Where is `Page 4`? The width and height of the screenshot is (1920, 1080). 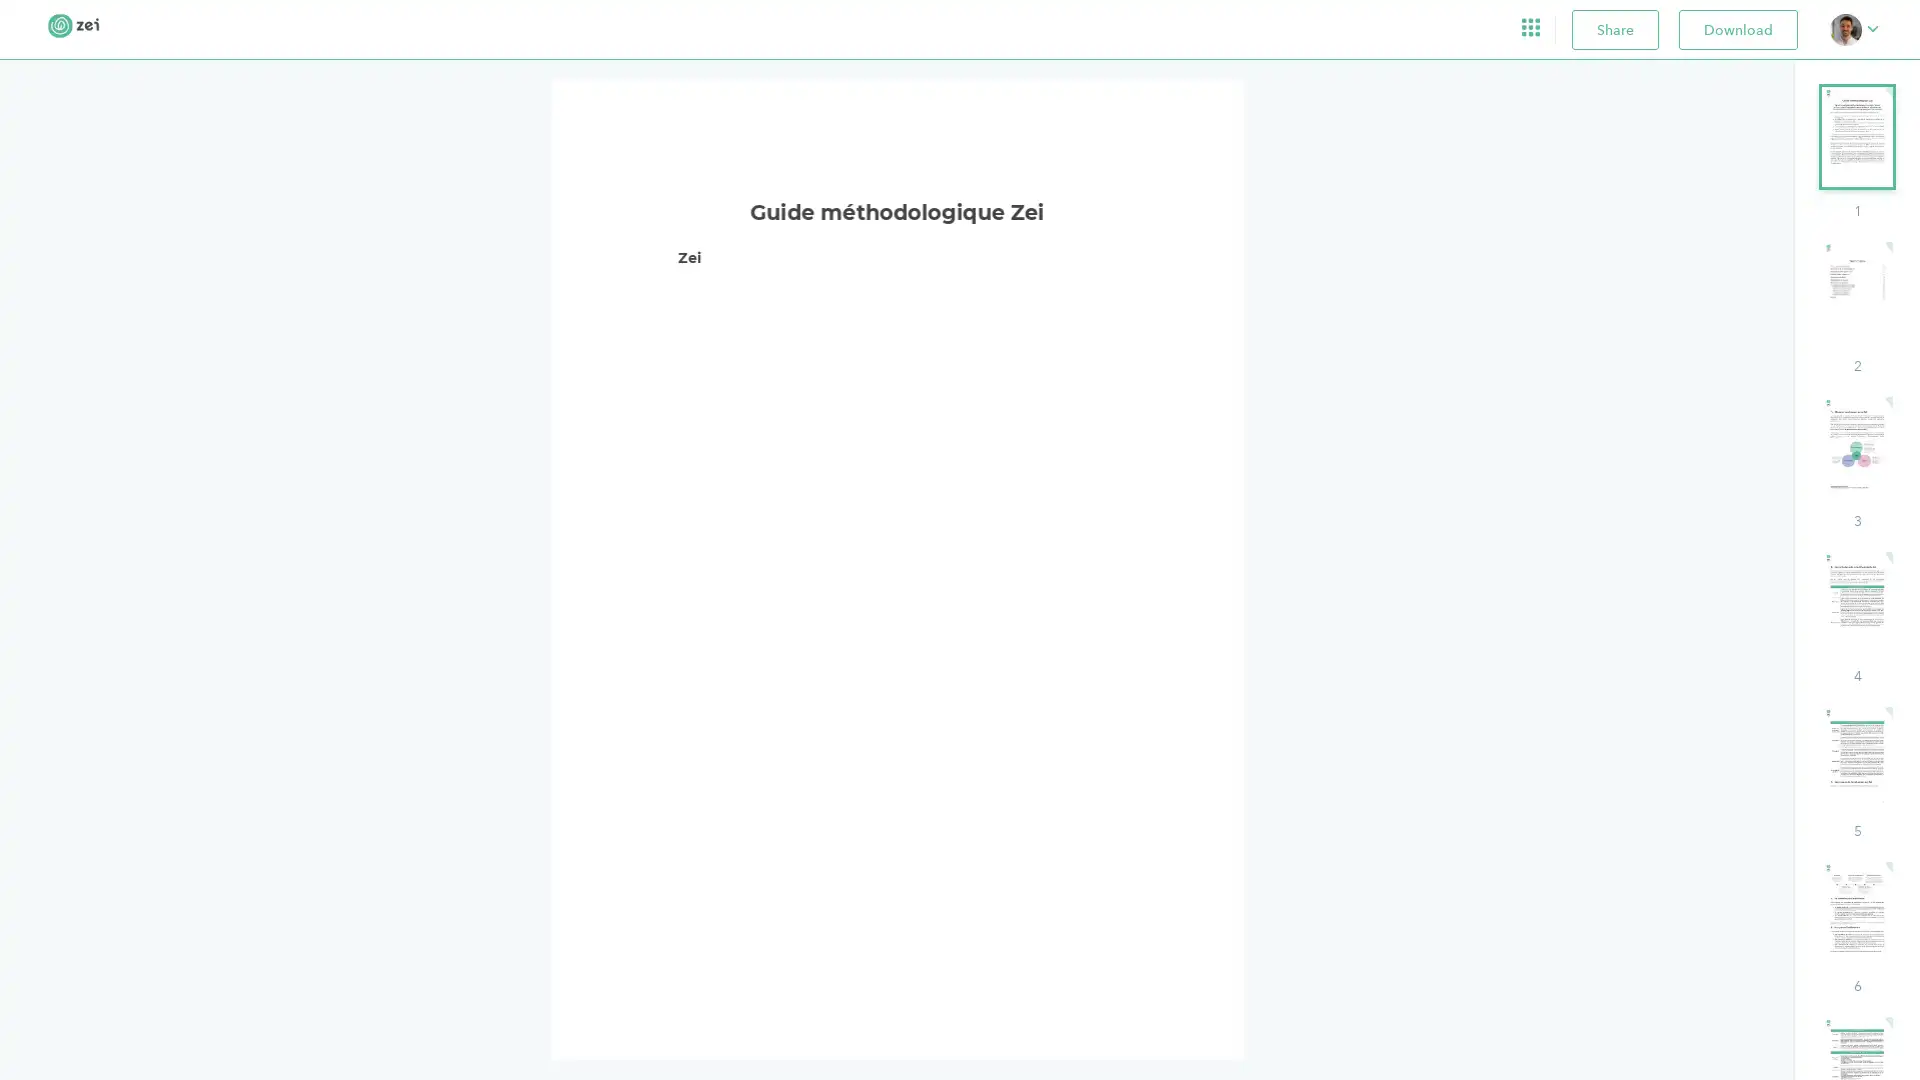
Page 4 is located at coordinates (1856, 617).